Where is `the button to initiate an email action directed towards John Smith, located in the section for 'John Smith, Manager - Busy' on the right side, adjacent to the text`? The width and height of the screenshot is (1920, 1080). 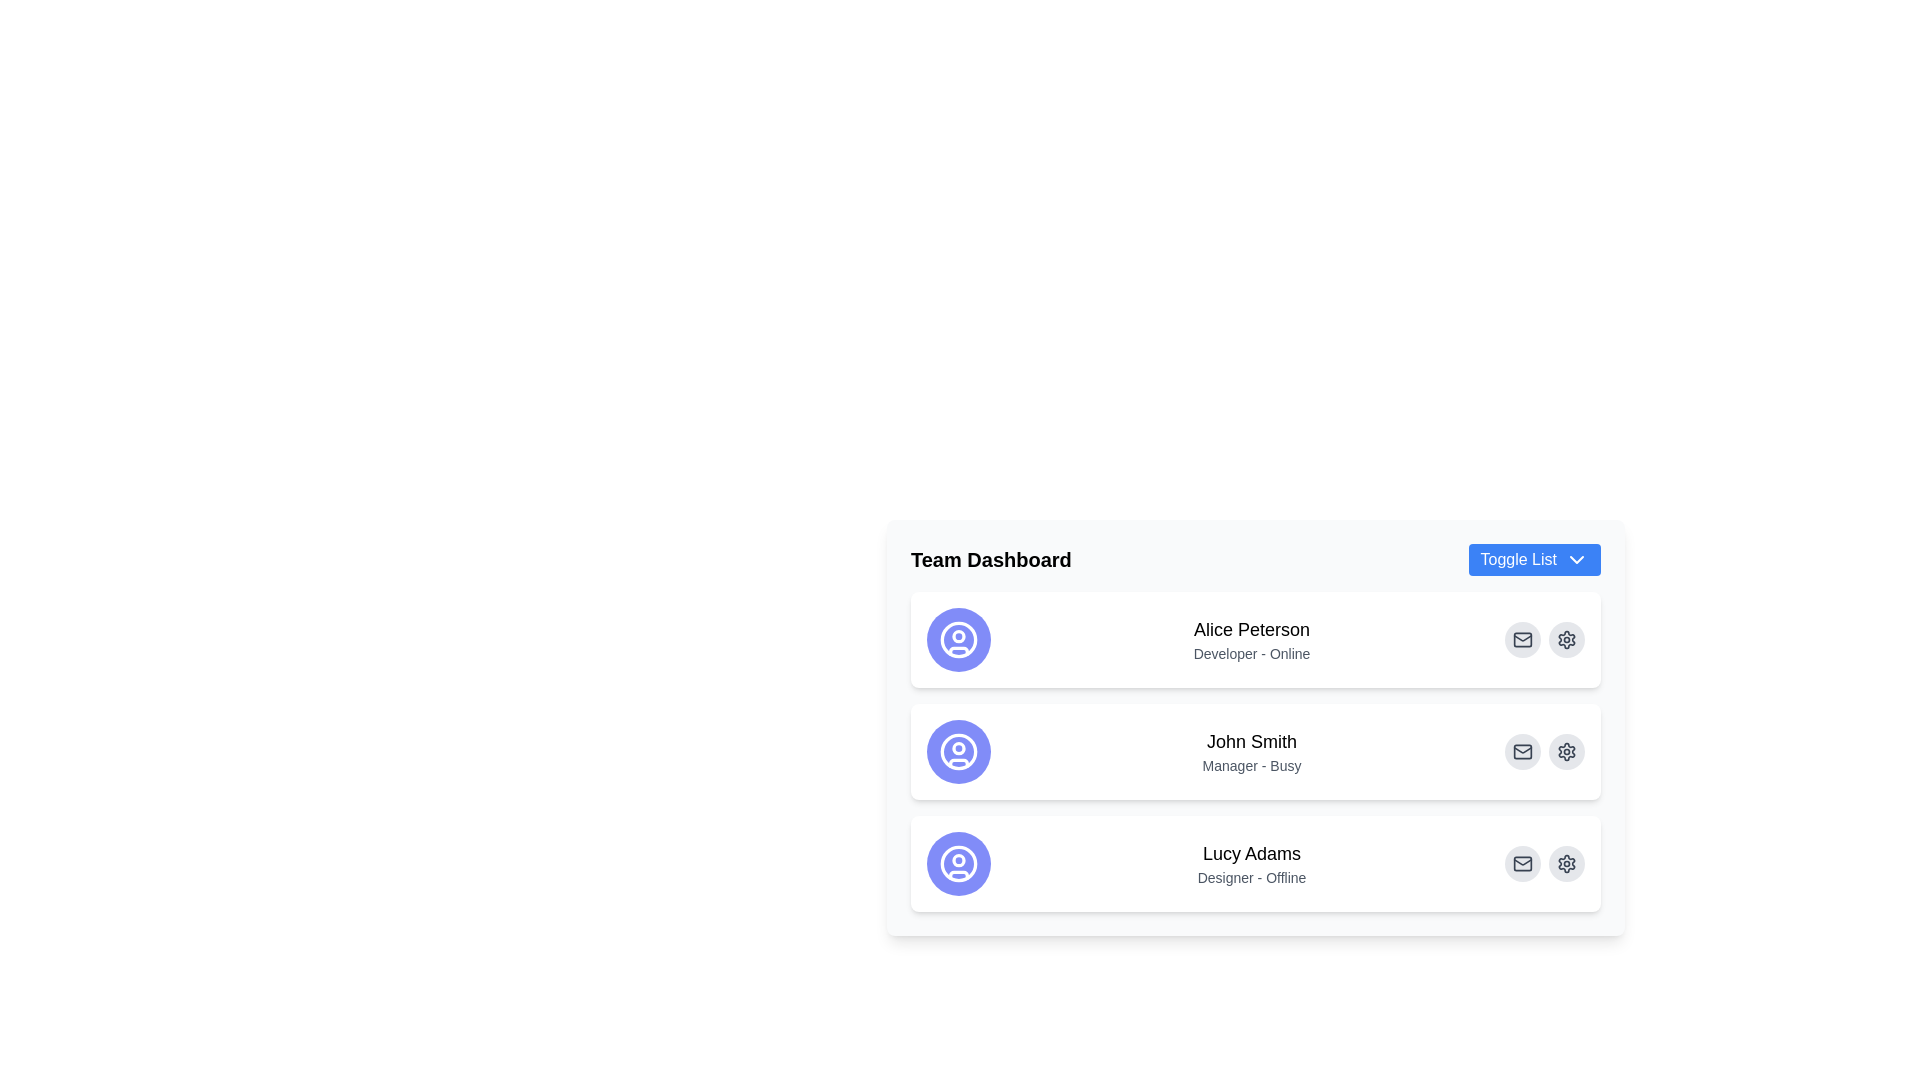 the button to initiate an email action directed towards John Smith, located in the section for 'John Smith, Manager - Busy' on the right side, adjacent to the text is located at coordinates (1521, 752).